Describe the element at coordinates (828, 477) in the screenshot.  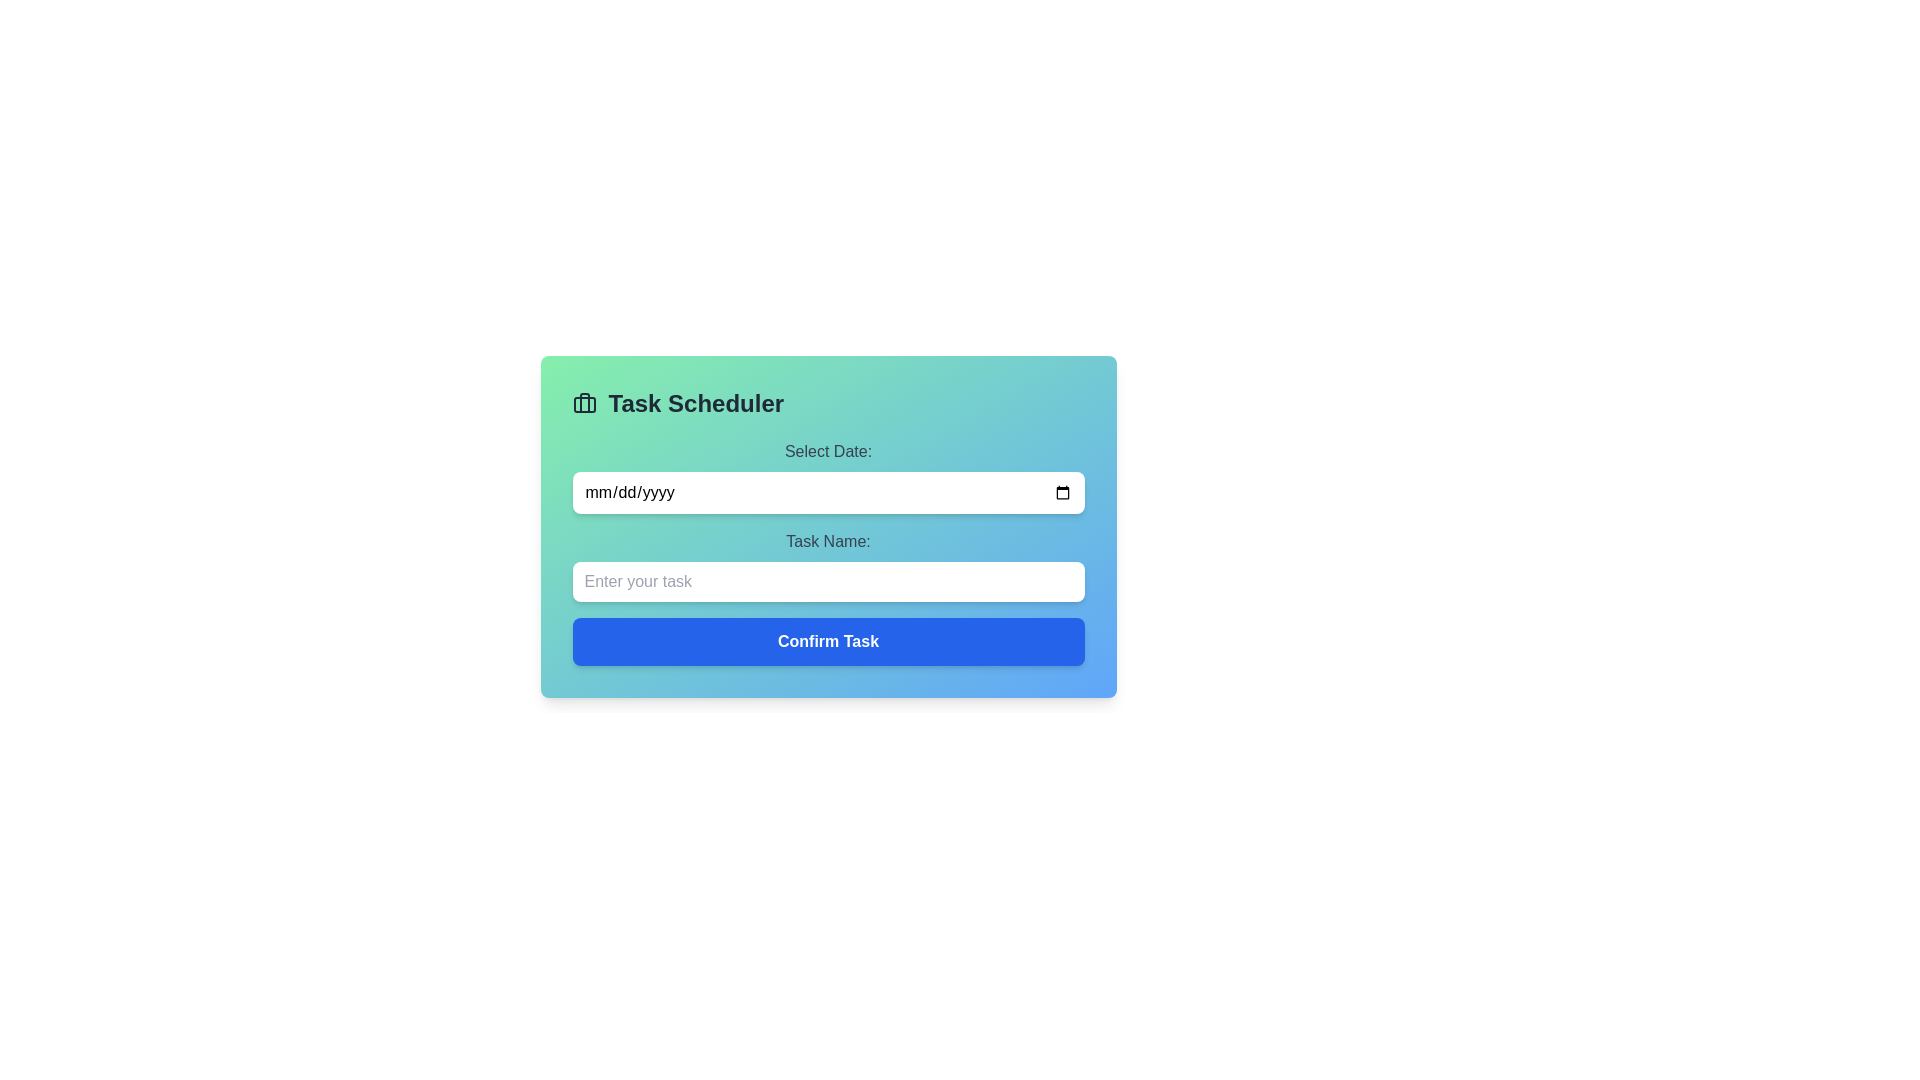
I see `a date from the dropdown calendar in the Date Input Field located beneath the header and above the 'Task Name:' input field` at that location.